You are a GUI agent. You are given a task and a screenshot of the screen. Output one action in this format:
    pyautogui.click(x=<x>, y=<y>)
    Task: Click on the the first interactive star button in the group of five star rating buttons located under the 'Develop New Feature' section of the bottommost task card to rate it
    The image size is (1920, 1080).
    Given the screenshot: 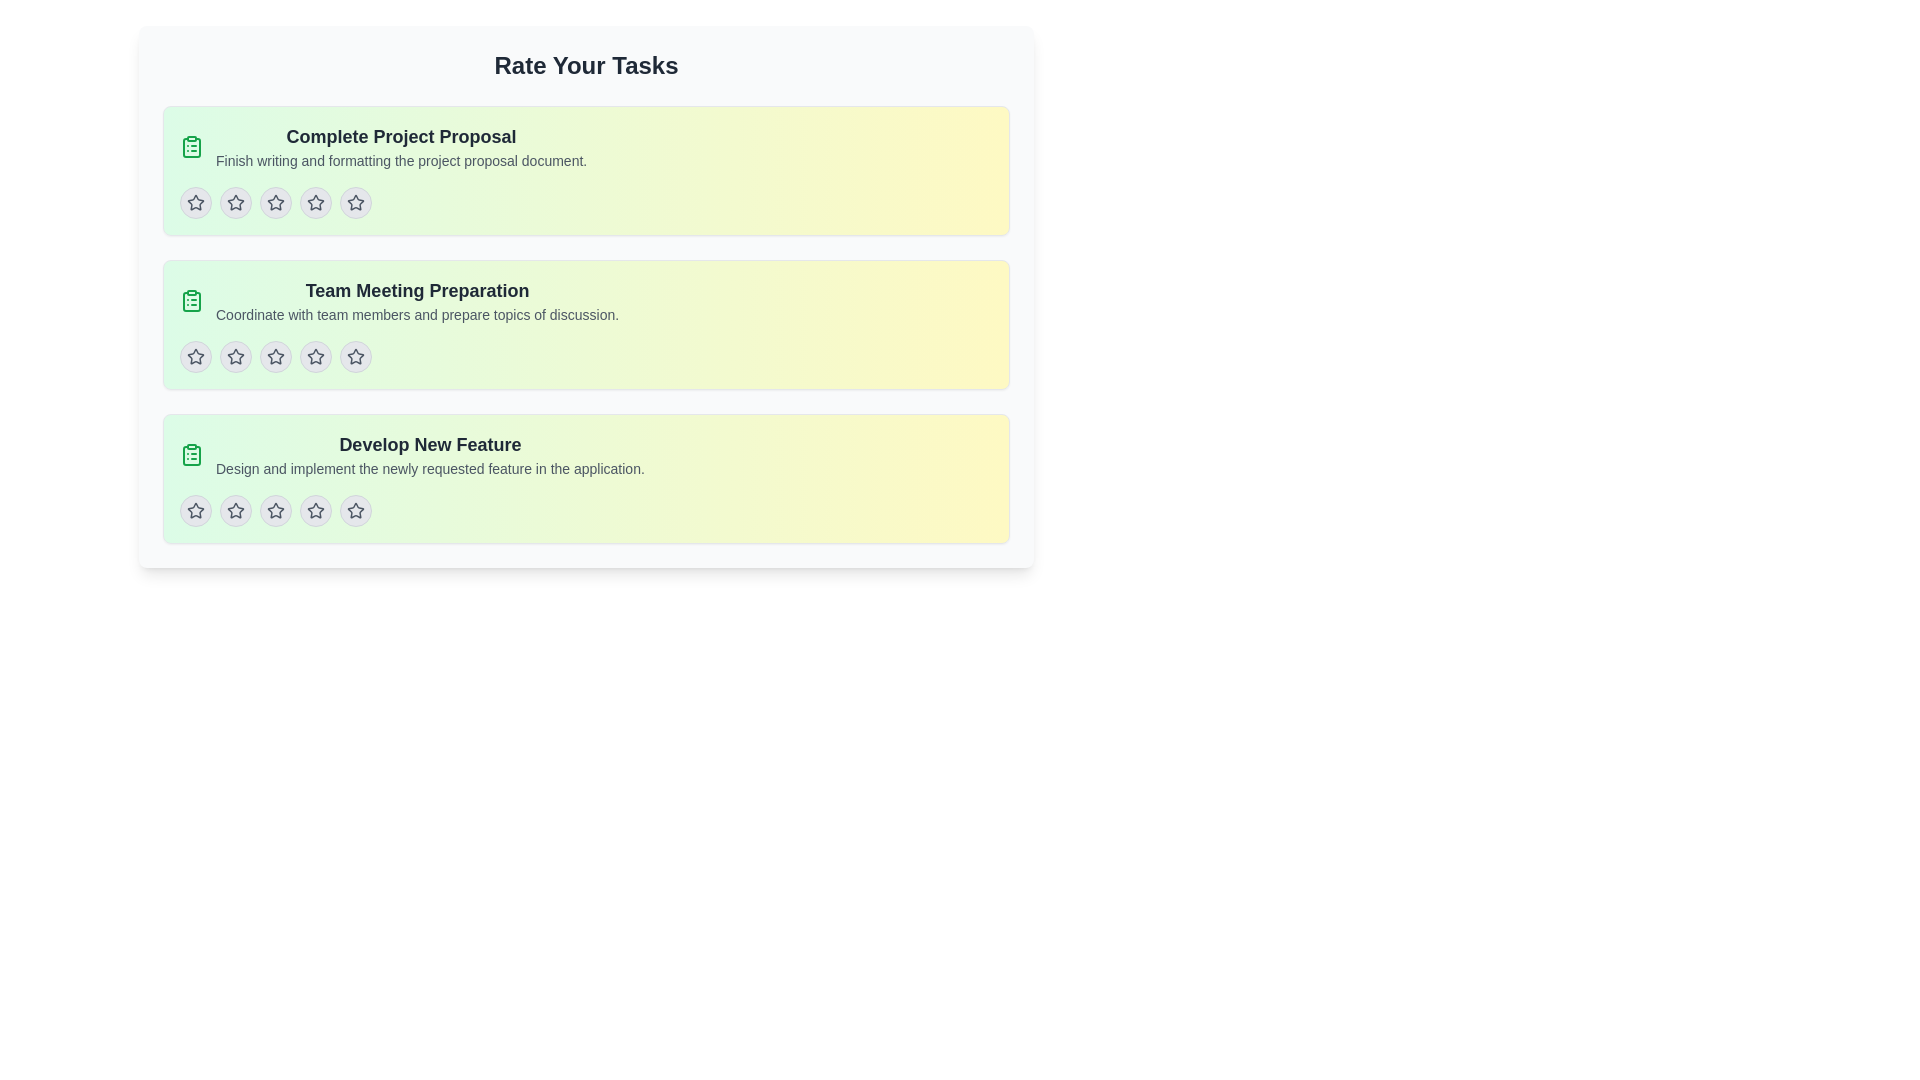 What is the action you would take?
    pyautogui.click(x=196, y=509)
    